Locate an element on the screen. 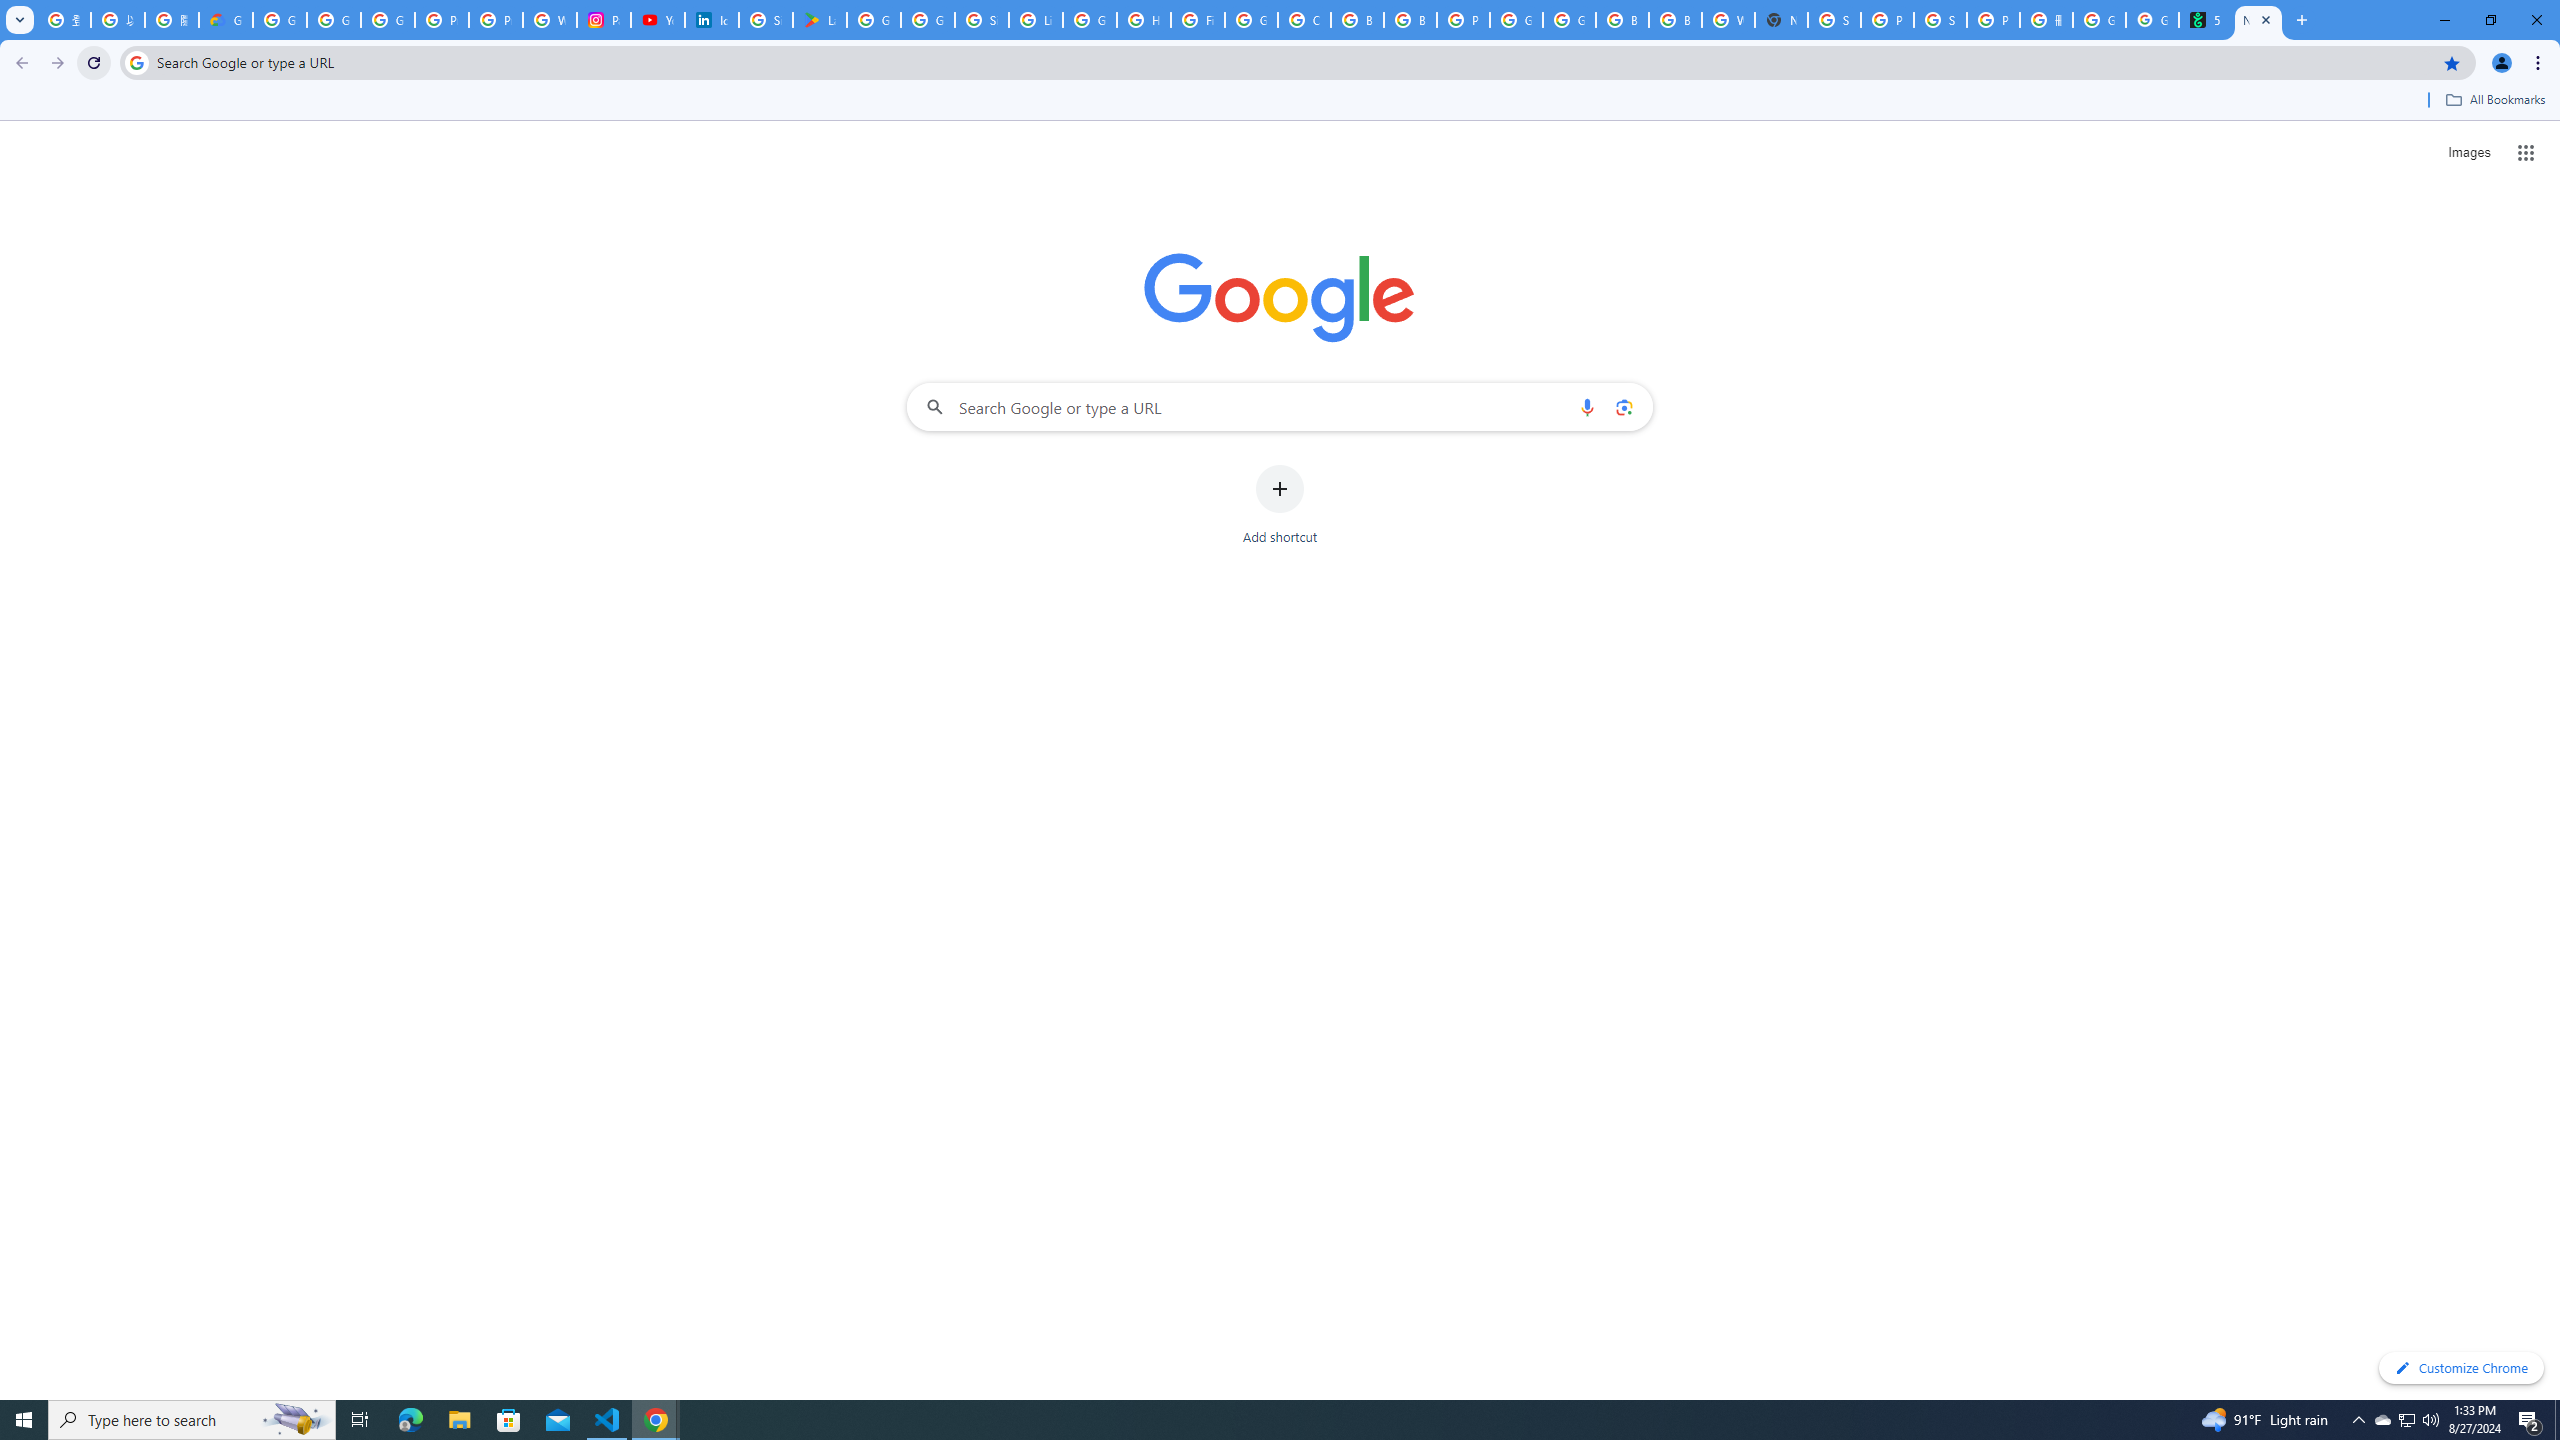 The width and height of the screenshot is (2560, 1440). 'New Tab' is located at coordinates (2257, 19).